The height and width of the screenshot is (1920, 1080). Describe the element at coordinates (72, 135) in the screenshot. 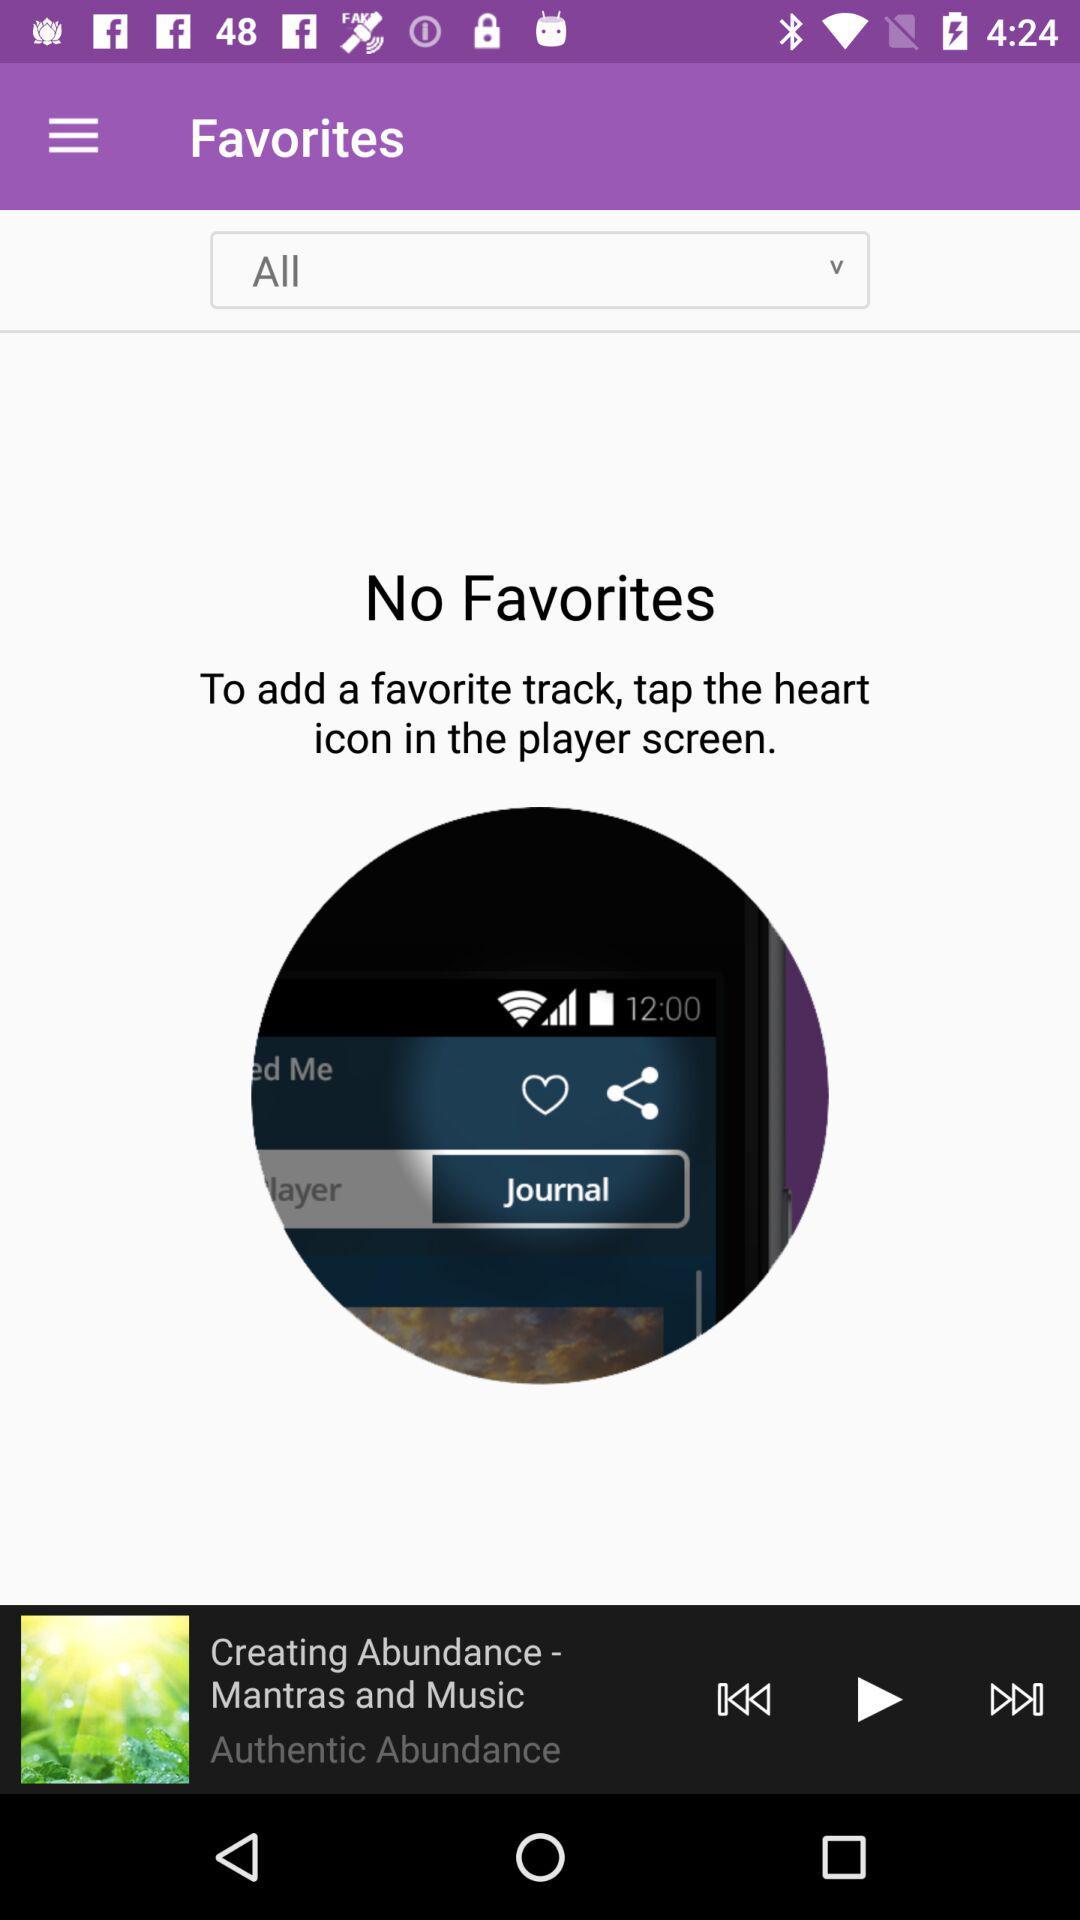

I see `the item next to favorites icon` at that location.